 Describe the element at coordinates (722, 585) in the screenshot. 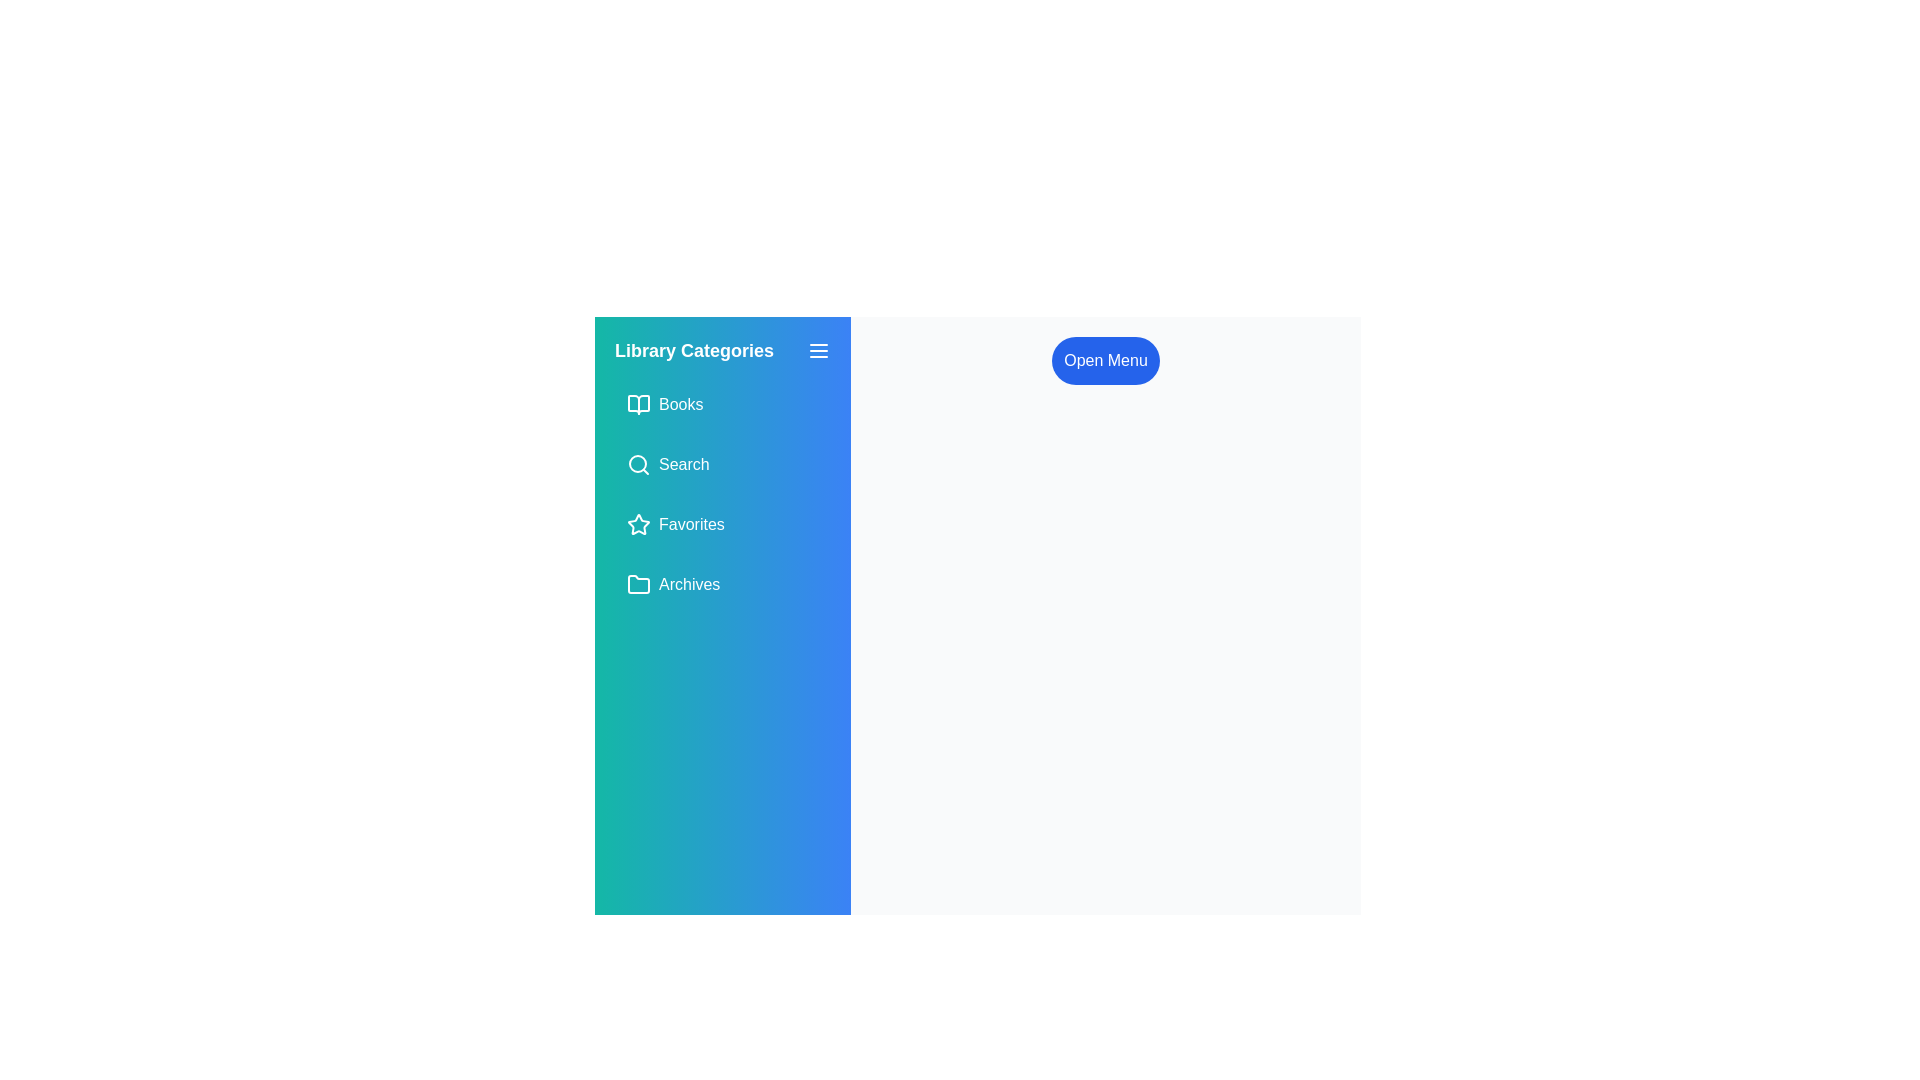

I see `the 'Archives' button in the sidebar` at that location.